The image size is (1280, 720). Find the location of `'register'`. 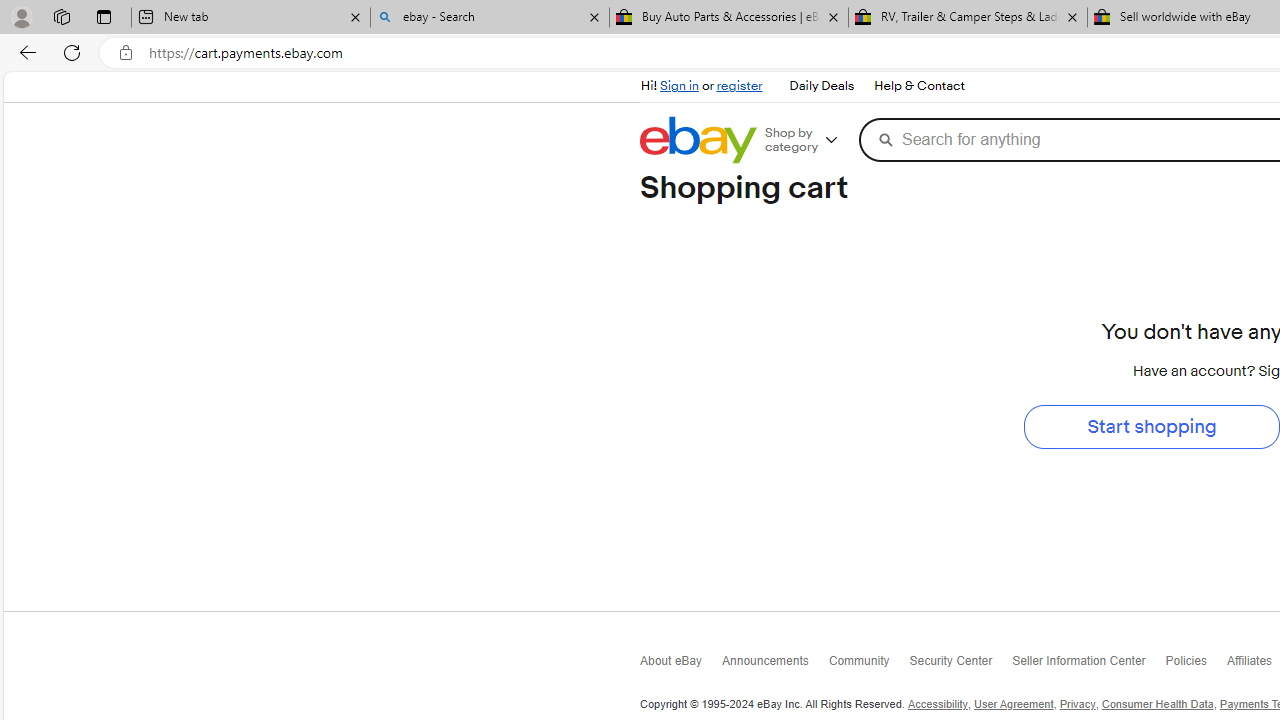

'register' is located at coordinates (738, 85).